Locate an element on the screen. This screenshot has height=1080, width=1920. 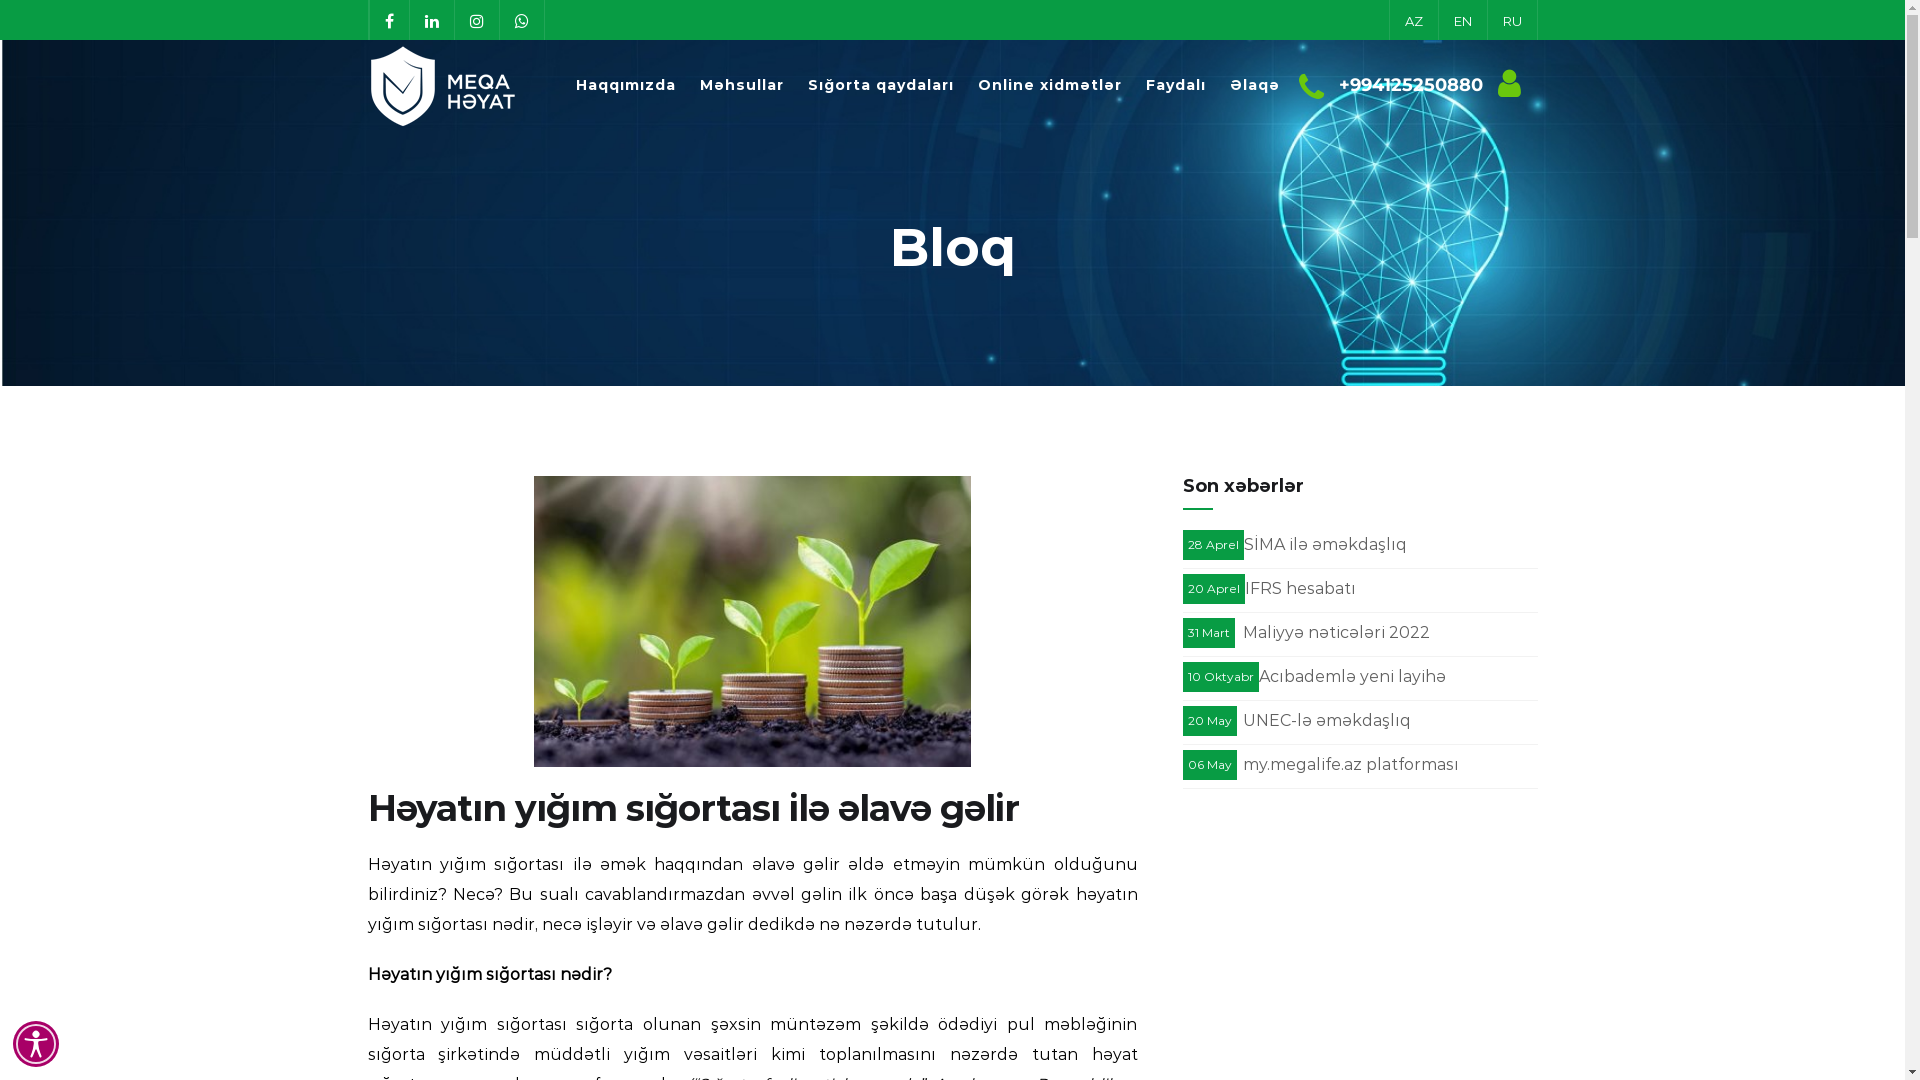
'RU' is located at coordinates (1511, 19).